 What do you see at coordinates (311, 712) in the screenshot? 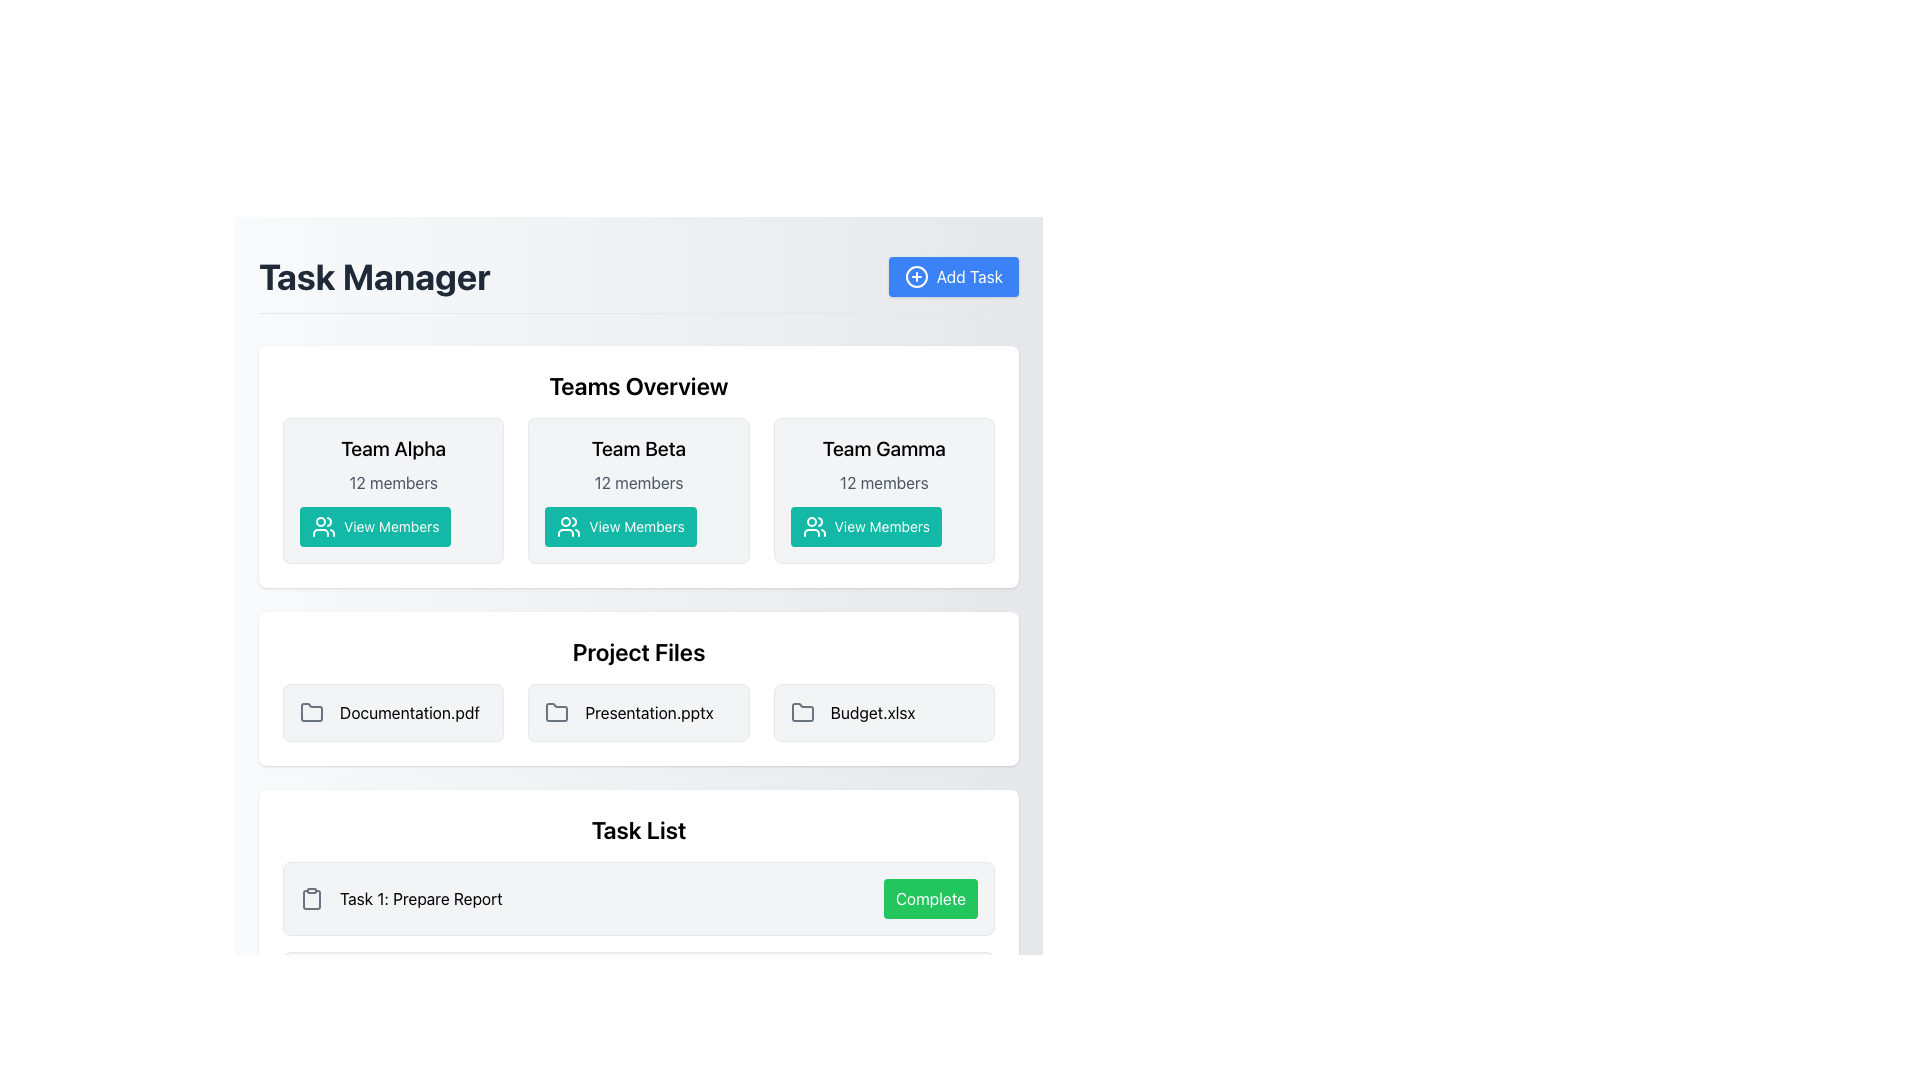
I see `the gray folder icon with rounded edges associated with the file labeled 'Documentation.pdf'` at bounding box center [311, 712].